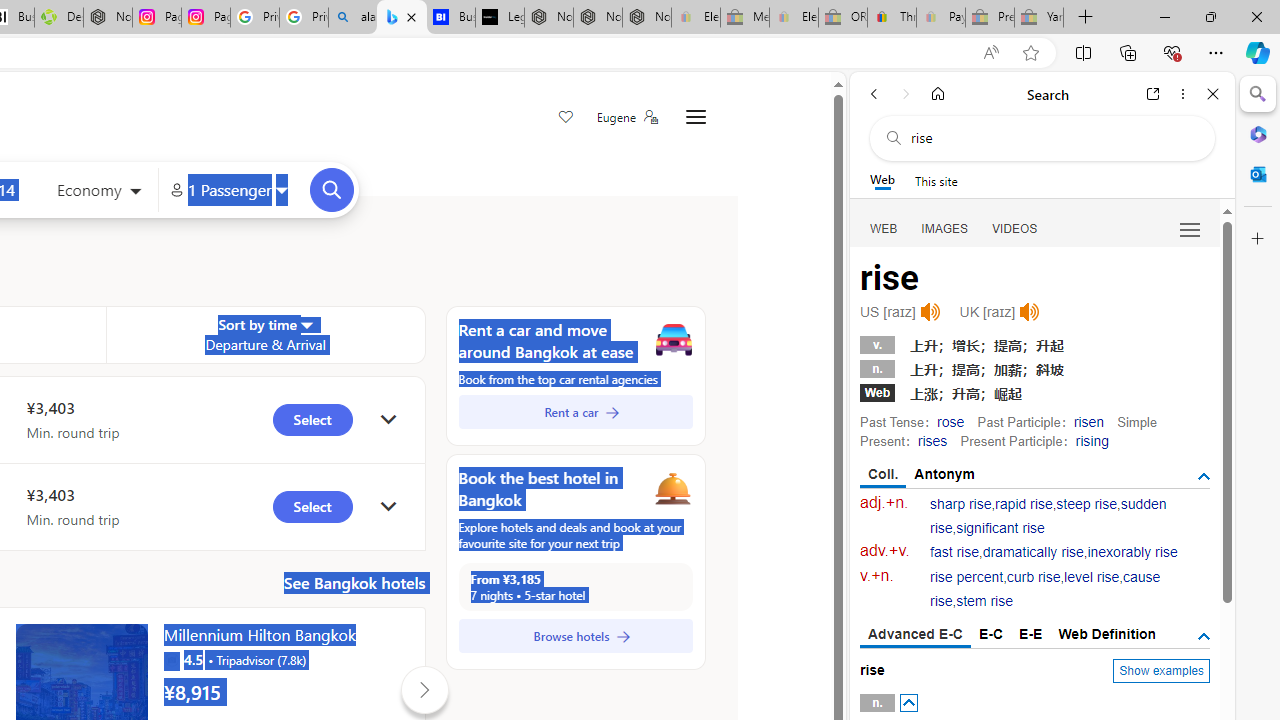 The image size is (1280, 720). What do you see at coordinates (1044, 588) in the screenshot?
I see `'cause rise'` at bounding box center [1044, 588].